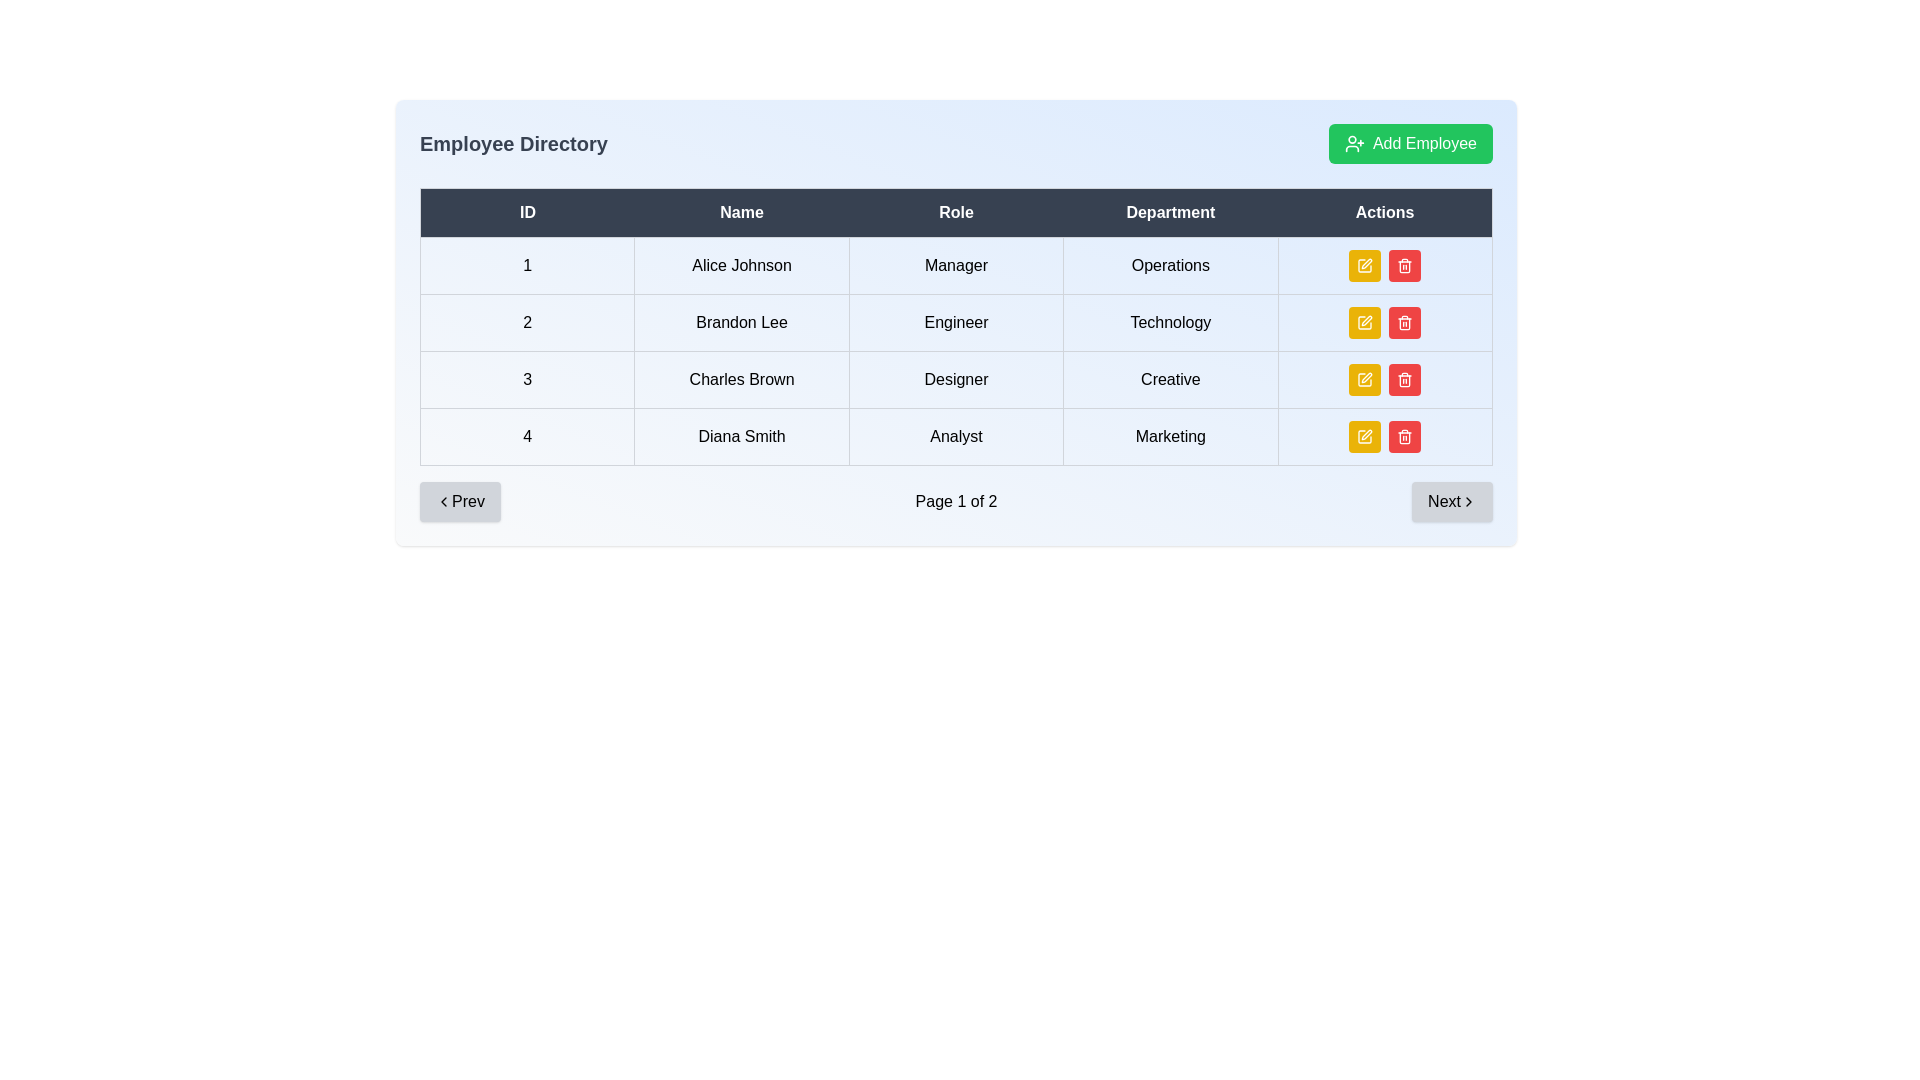 Image resolution: width=1920 pixels, height=1080 pixels. What do you see at coordinates (741, 380) in the screenshot?
I see `the text label displaying 'Charles Brown', located in the second column of the third row of the table under the 'Name' header` at bounding box center [741, 380].